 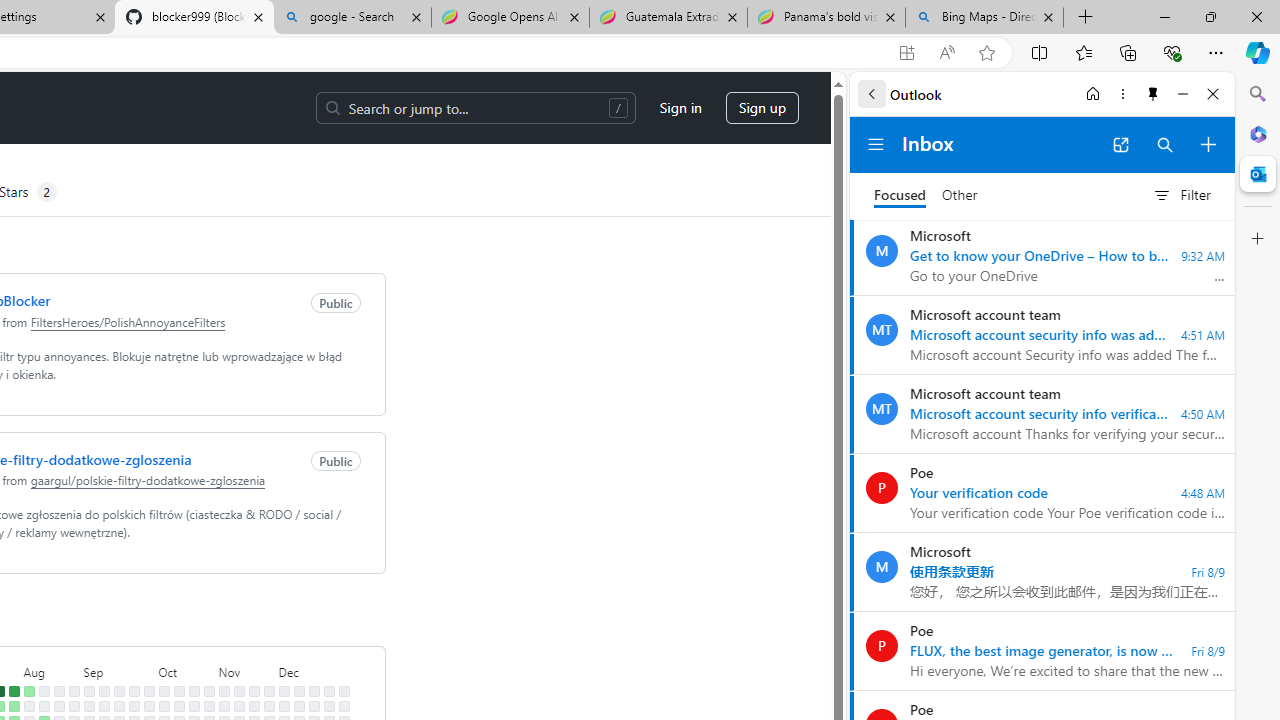 I want to click on 'No contributions on November 24th.', so click(x=267, y=690).